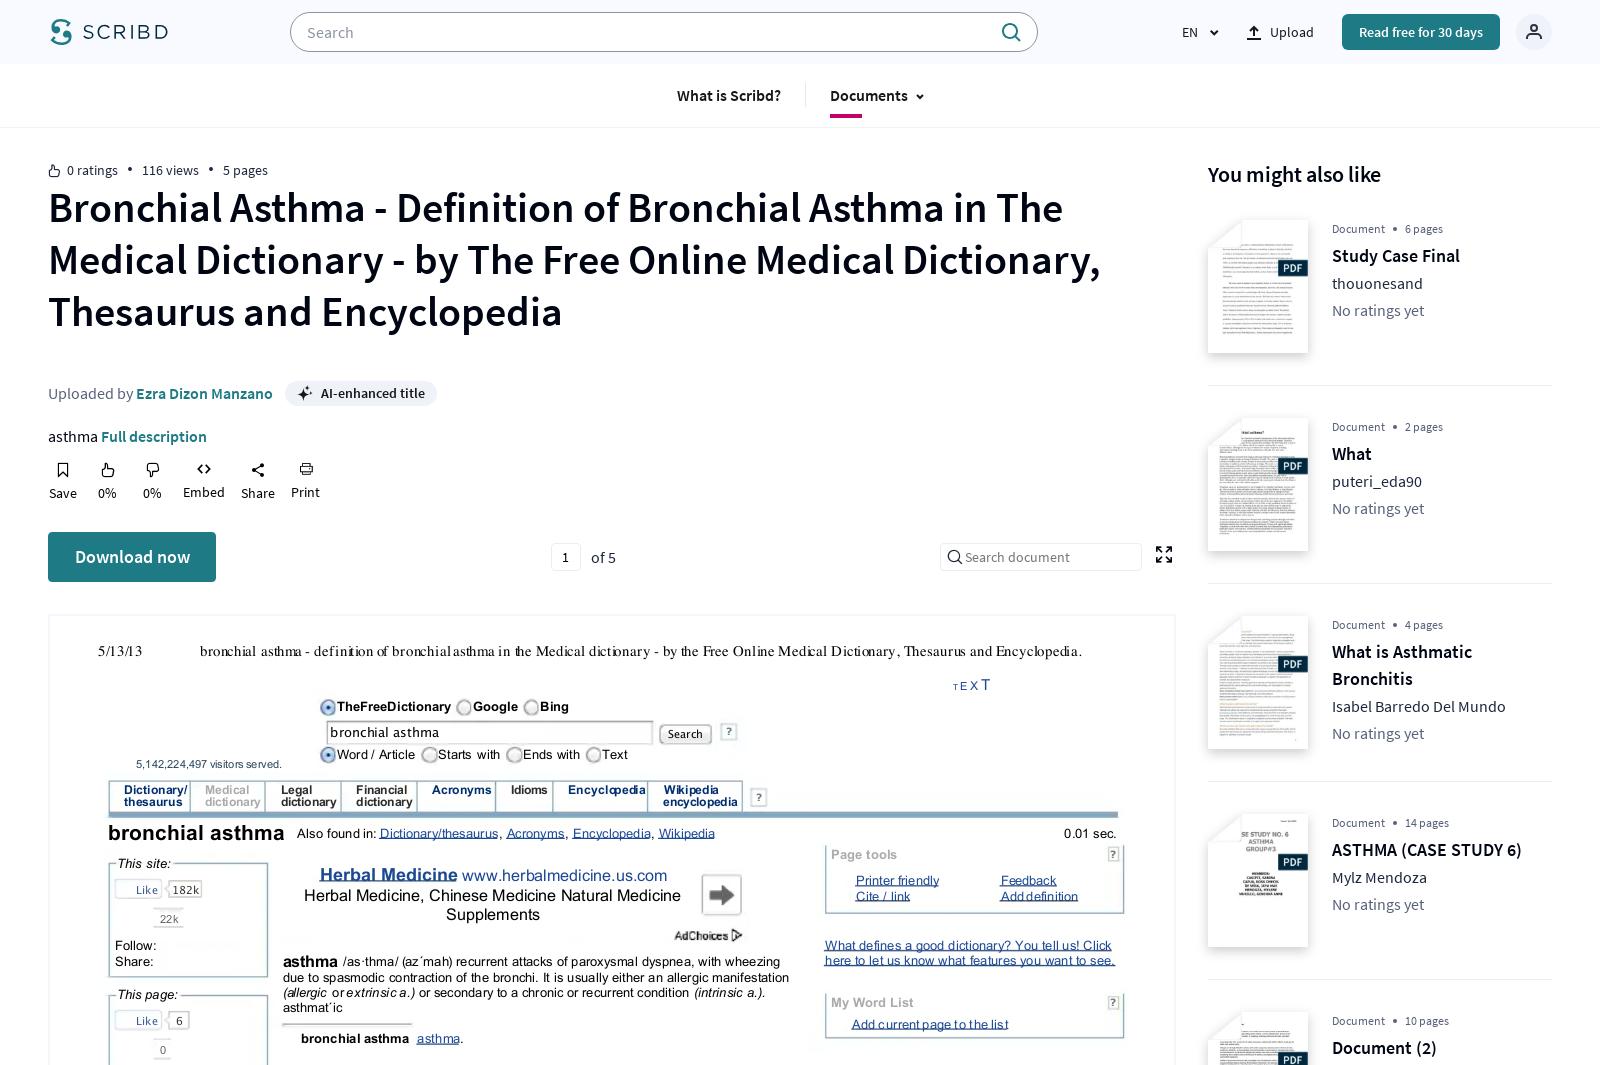 The width and height of the screenshot is (1600, 1065). Describe the element at coordinates (573, 258) in the screenshot. I see `'Bronchial Asthma - Definition of Bronchial Asthma in The Medical Dictionary - by The Free Online Medical Dictionary, Thesaurus and Encyclopedia'` at that location.